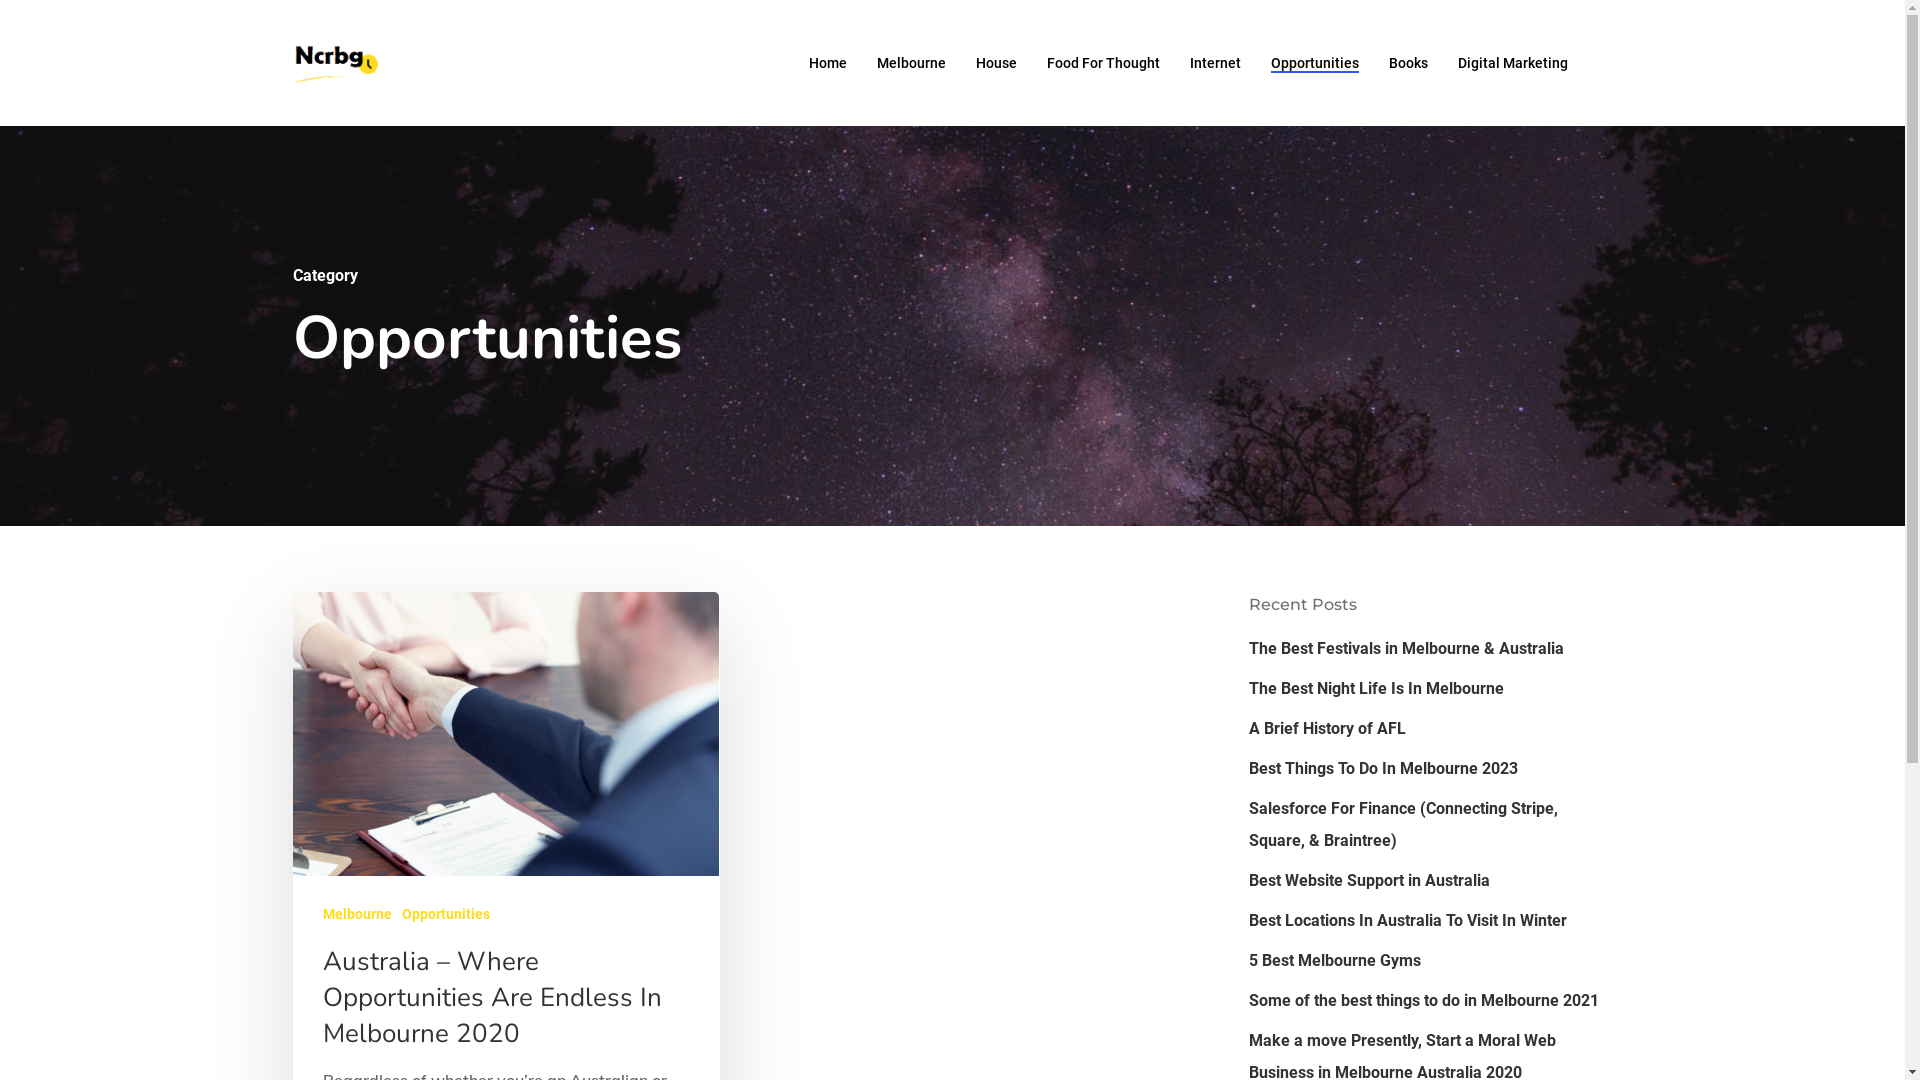 Image resolution: width=1920 pixels, height=1080 pixels. I want to click on 'Books', so click(1406, 61).